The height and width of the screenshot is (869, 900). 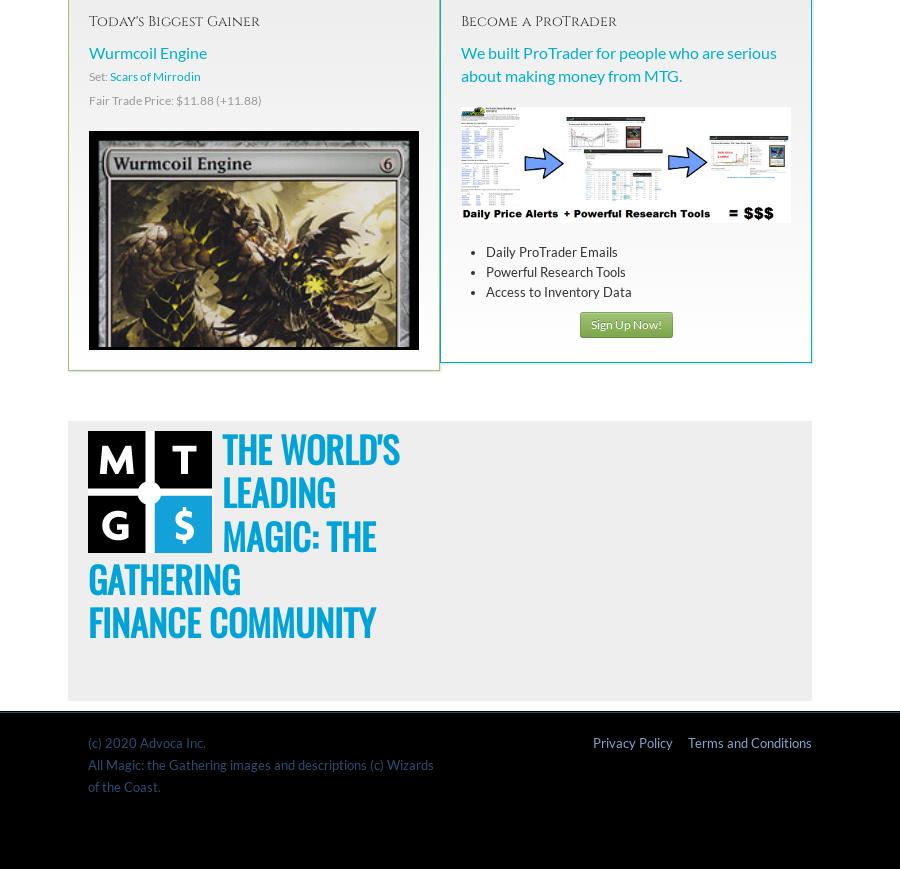 What do you see at coordinates (98, 75) in the screenshot?
I see `'Set:'` at bounding box center [98, 75].